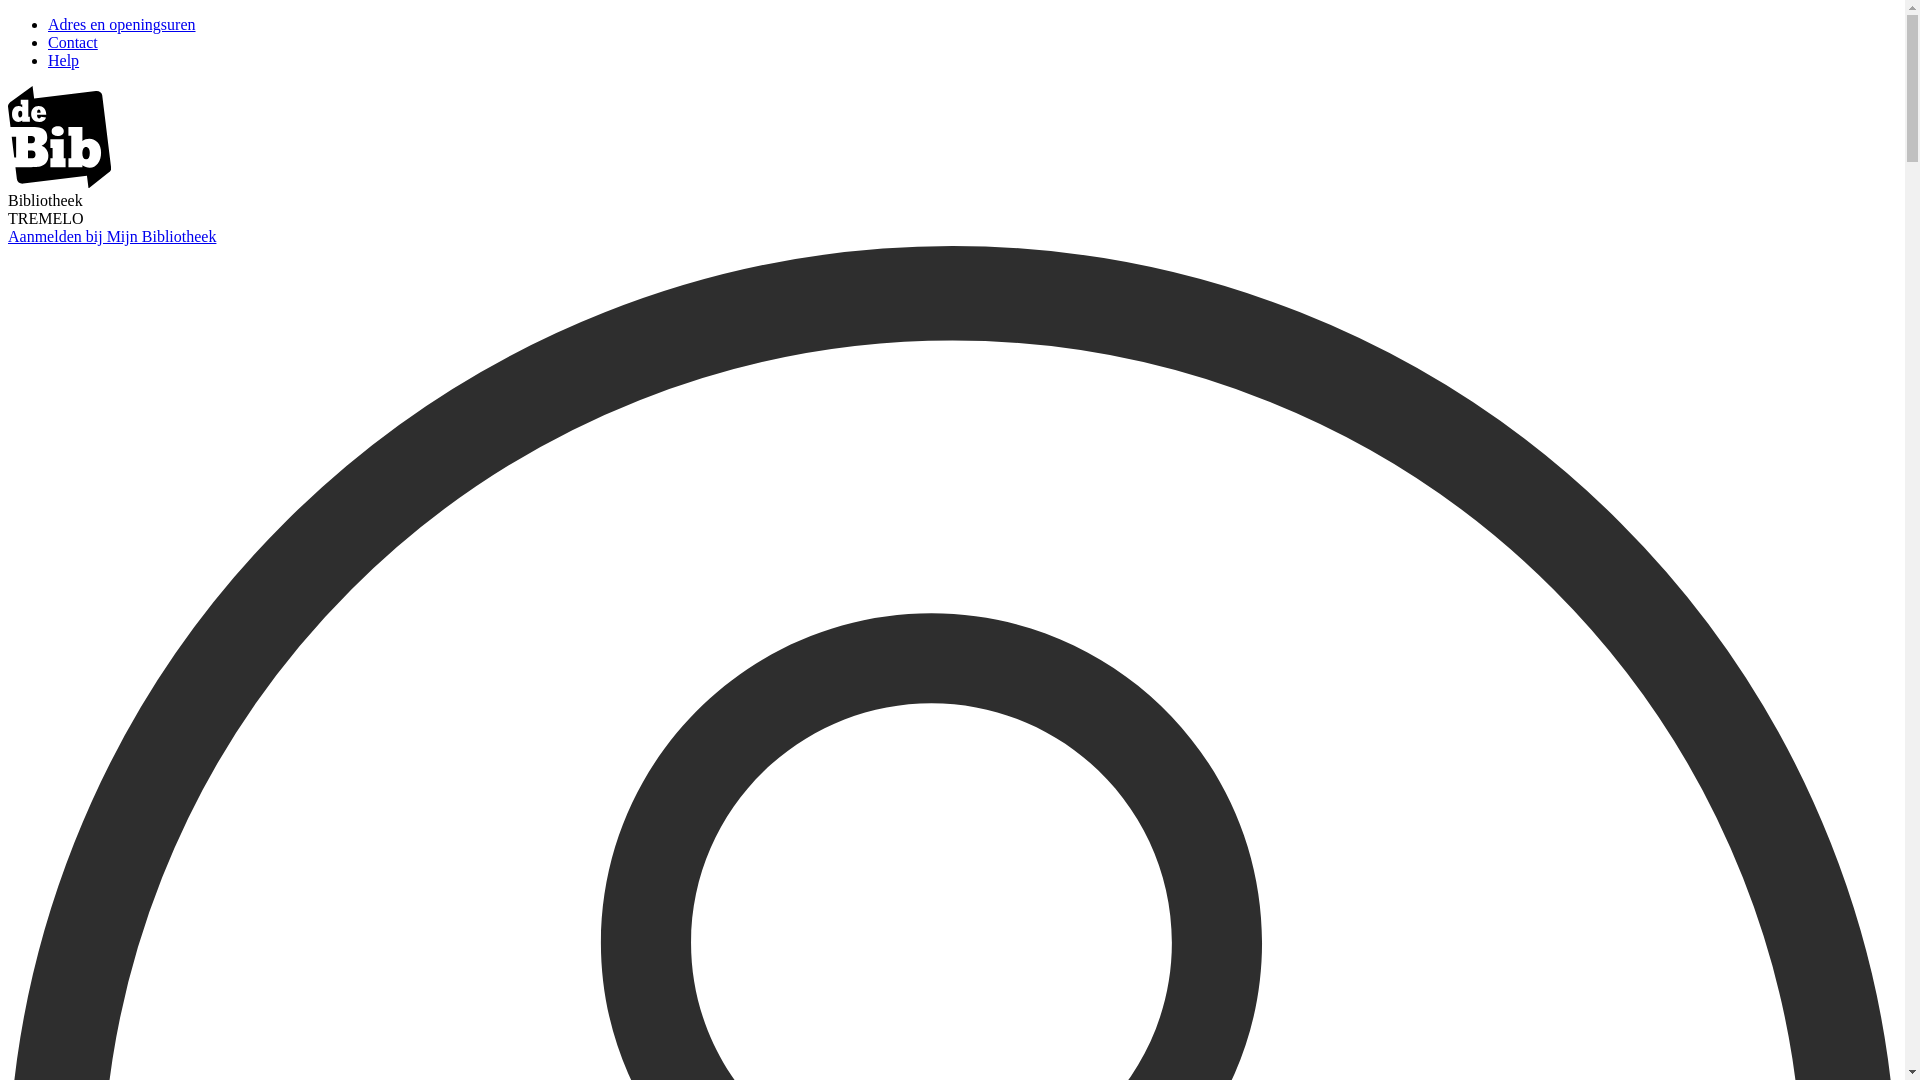 The image size is (1920, 1080). I want to click on 'Overslaan en naar zoeken gaan', so click(8, 16).